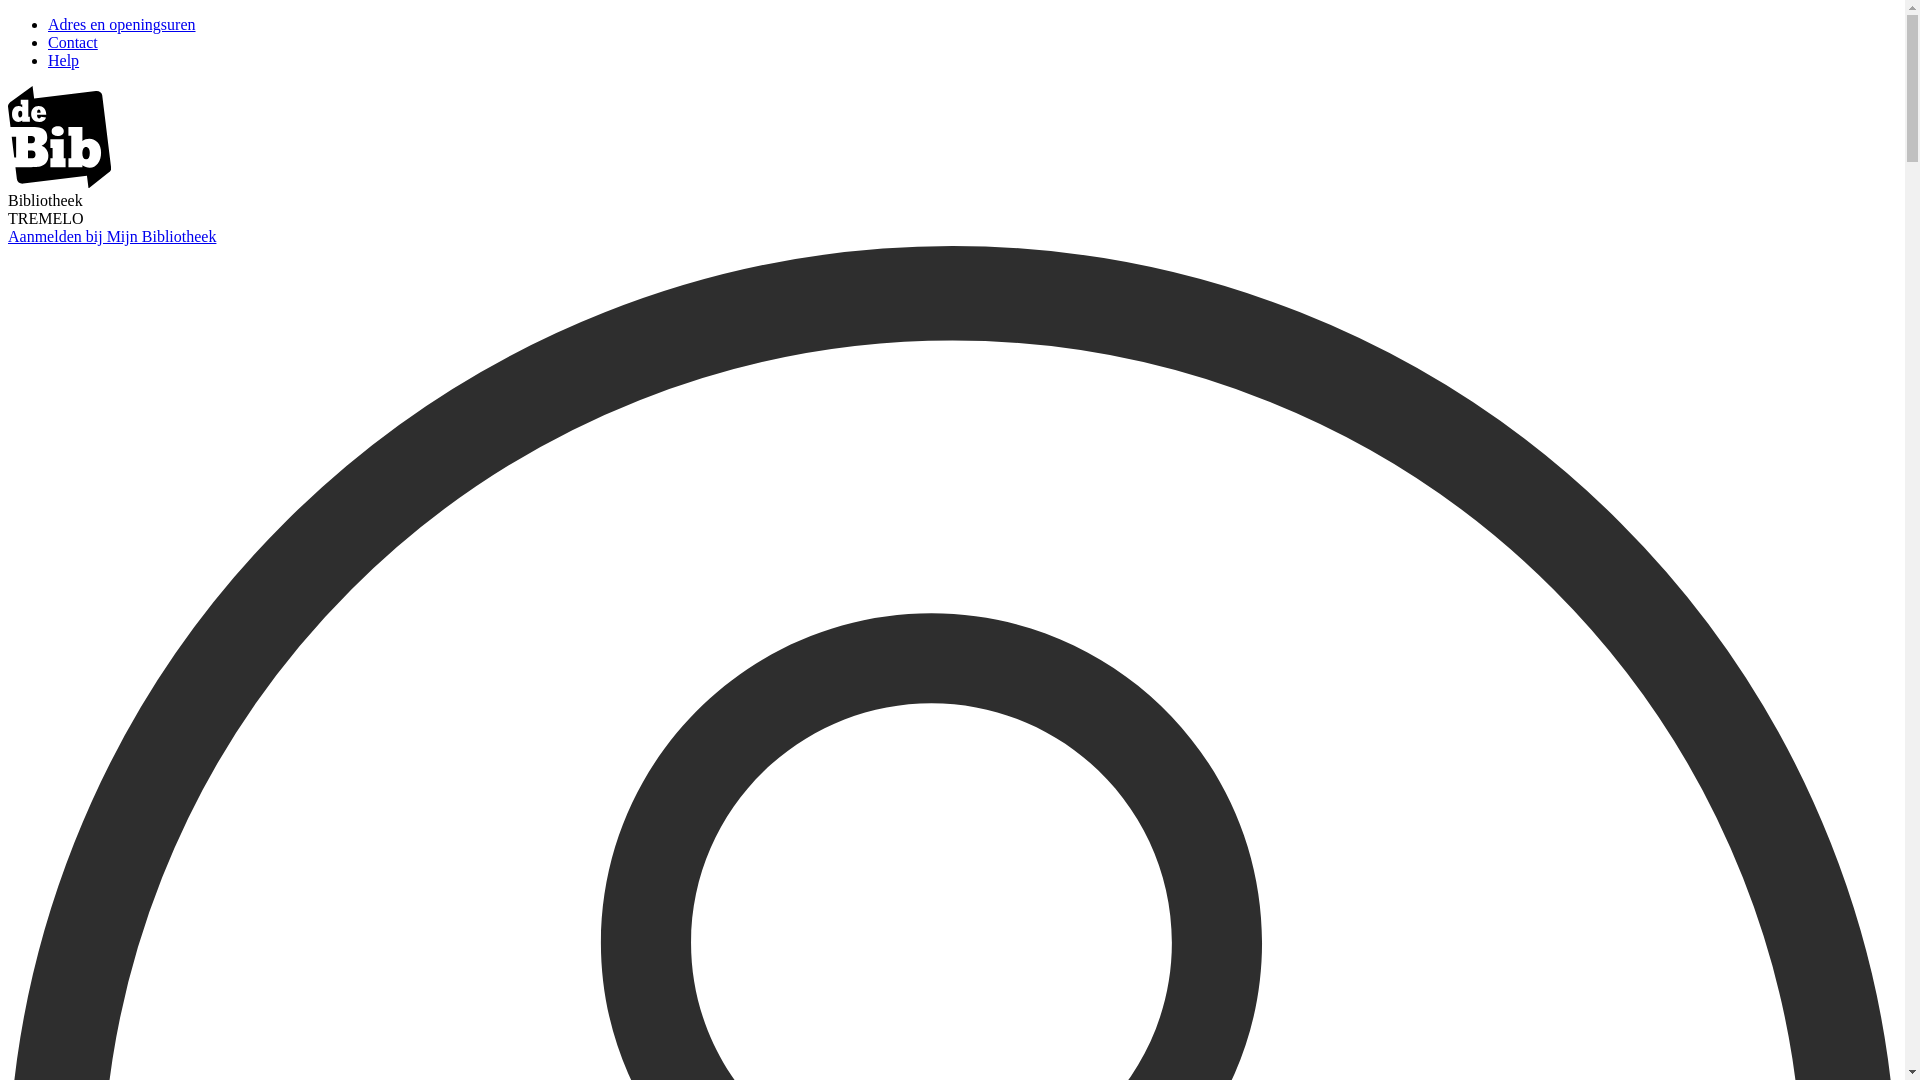 The image size is (1920, 1080). I want to click on 'Overslaan en naar zoeken gaan', so click(8, 16).